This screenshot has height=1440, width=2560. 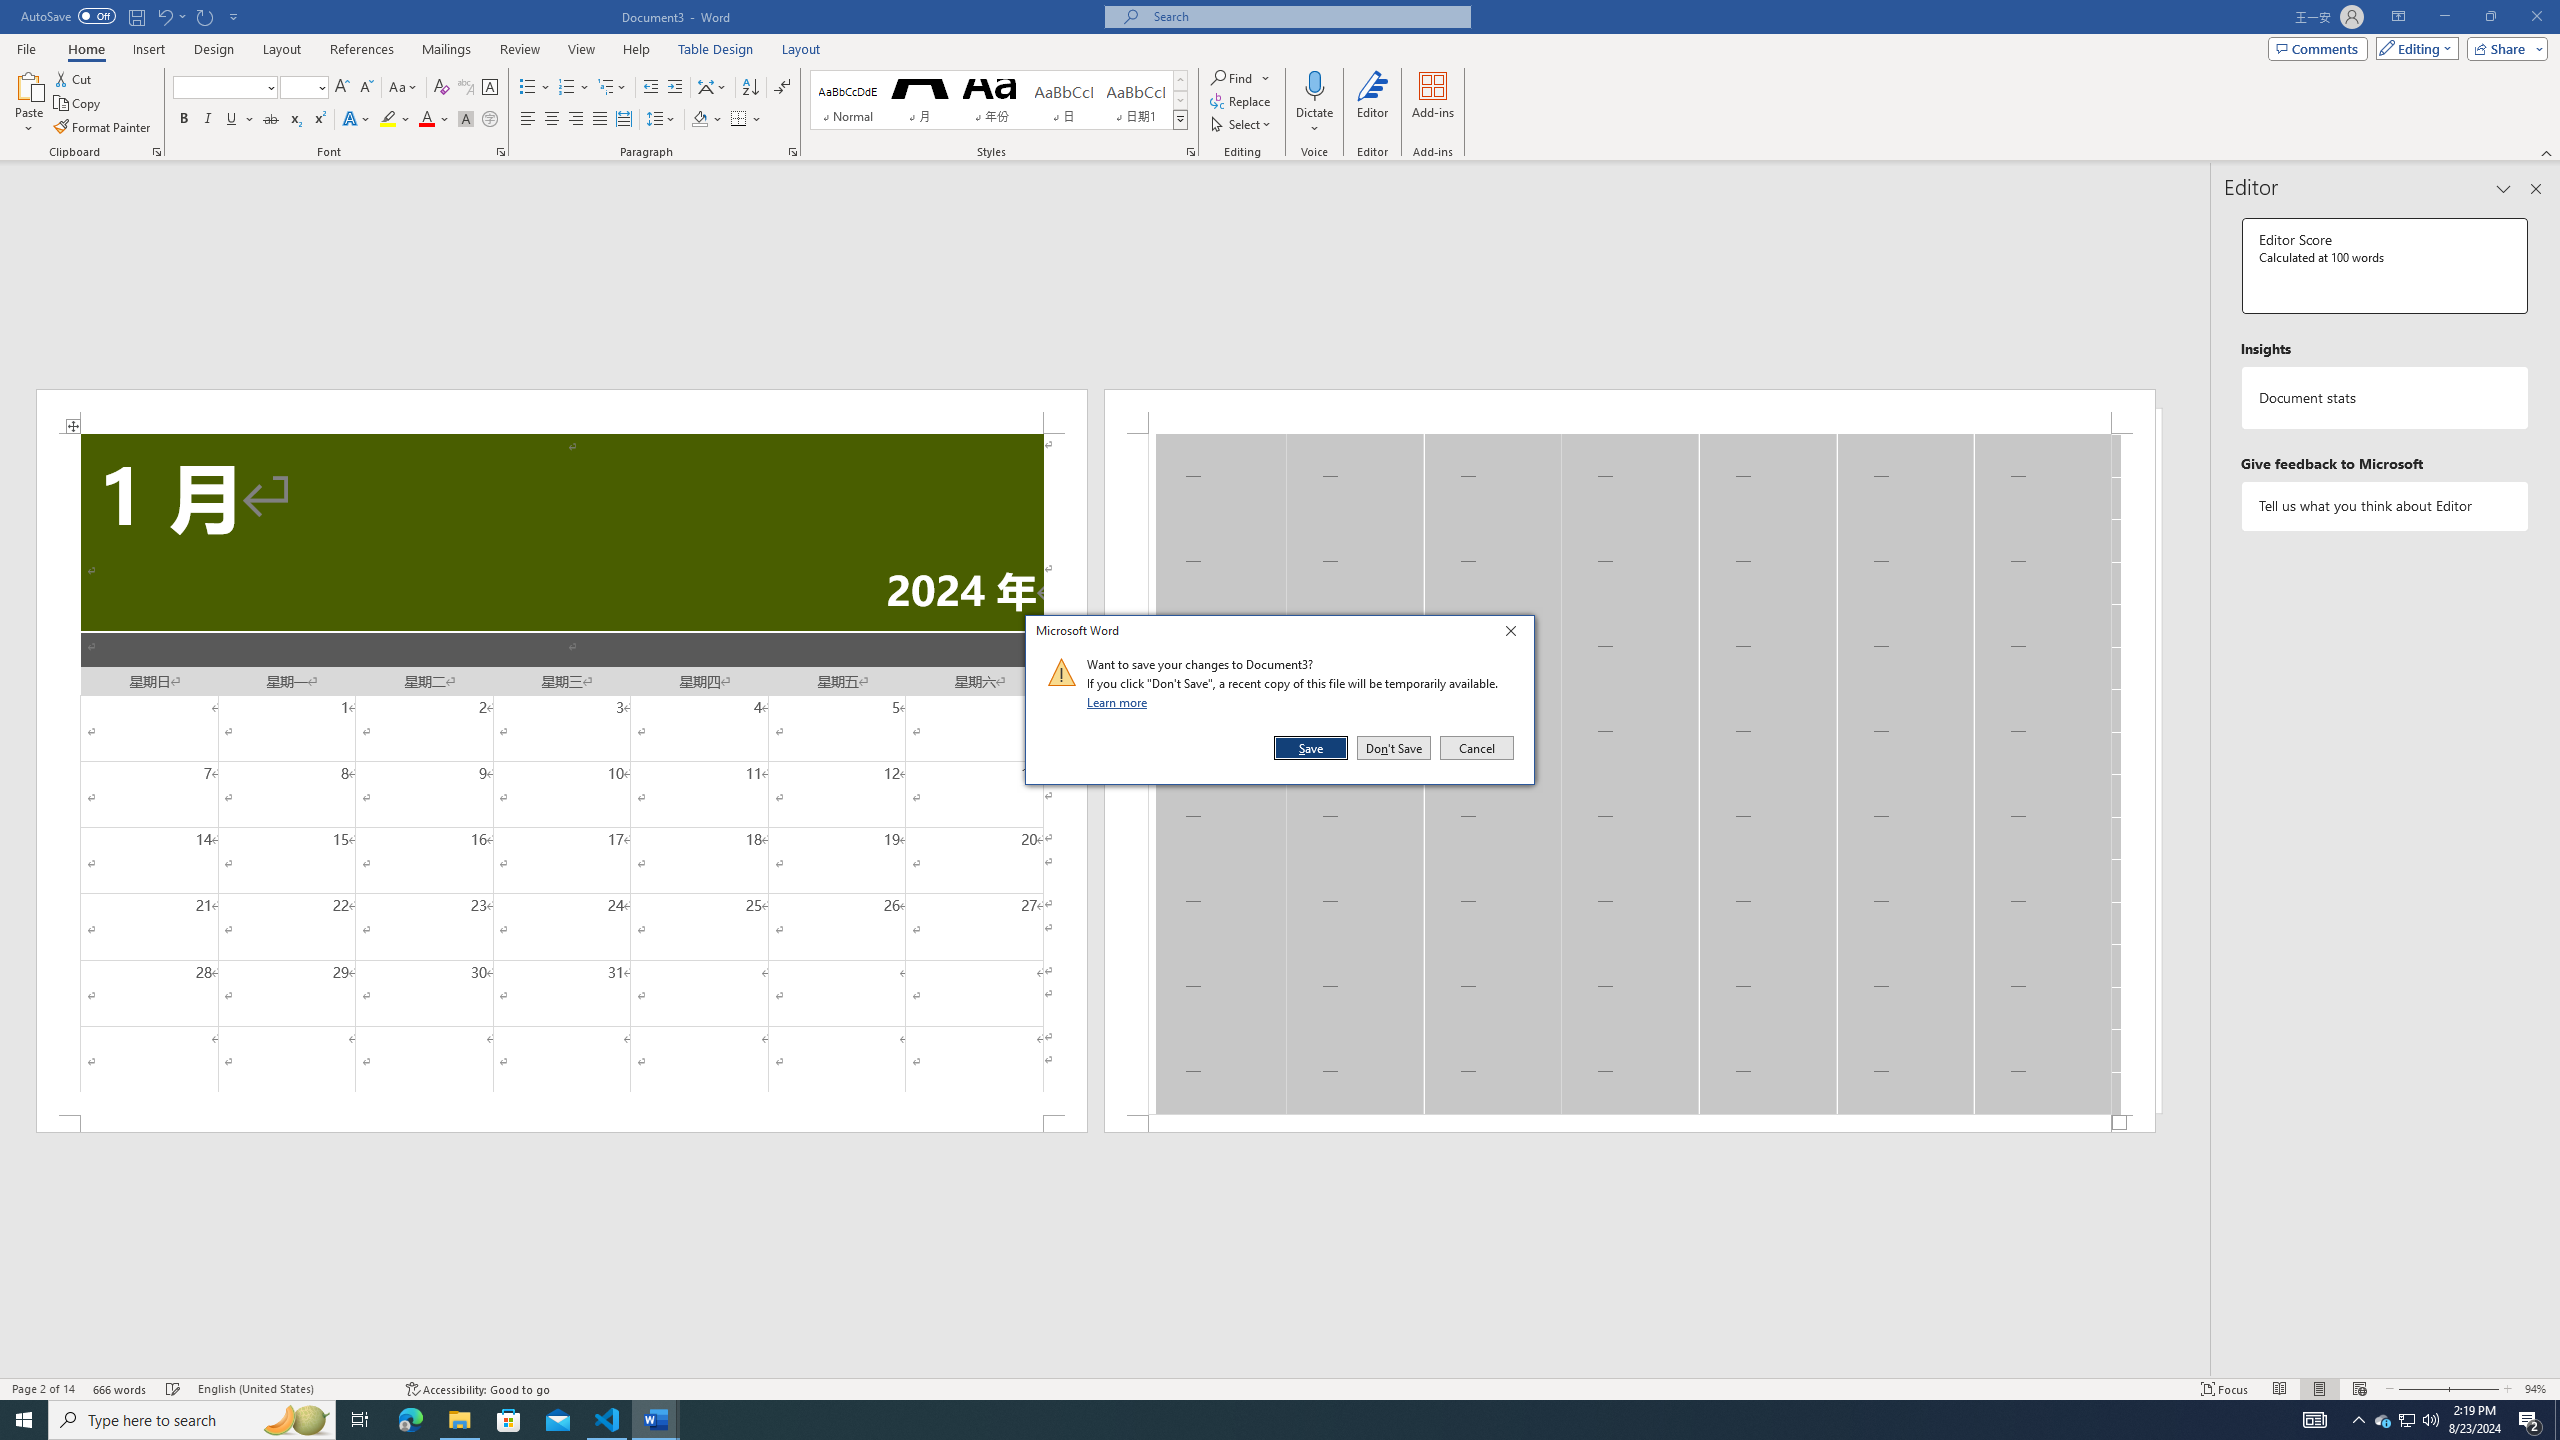 What do you see at coordinates (716, 49) in the screenshot?
I see `'Table Design'` at bounding box center [716, 49].